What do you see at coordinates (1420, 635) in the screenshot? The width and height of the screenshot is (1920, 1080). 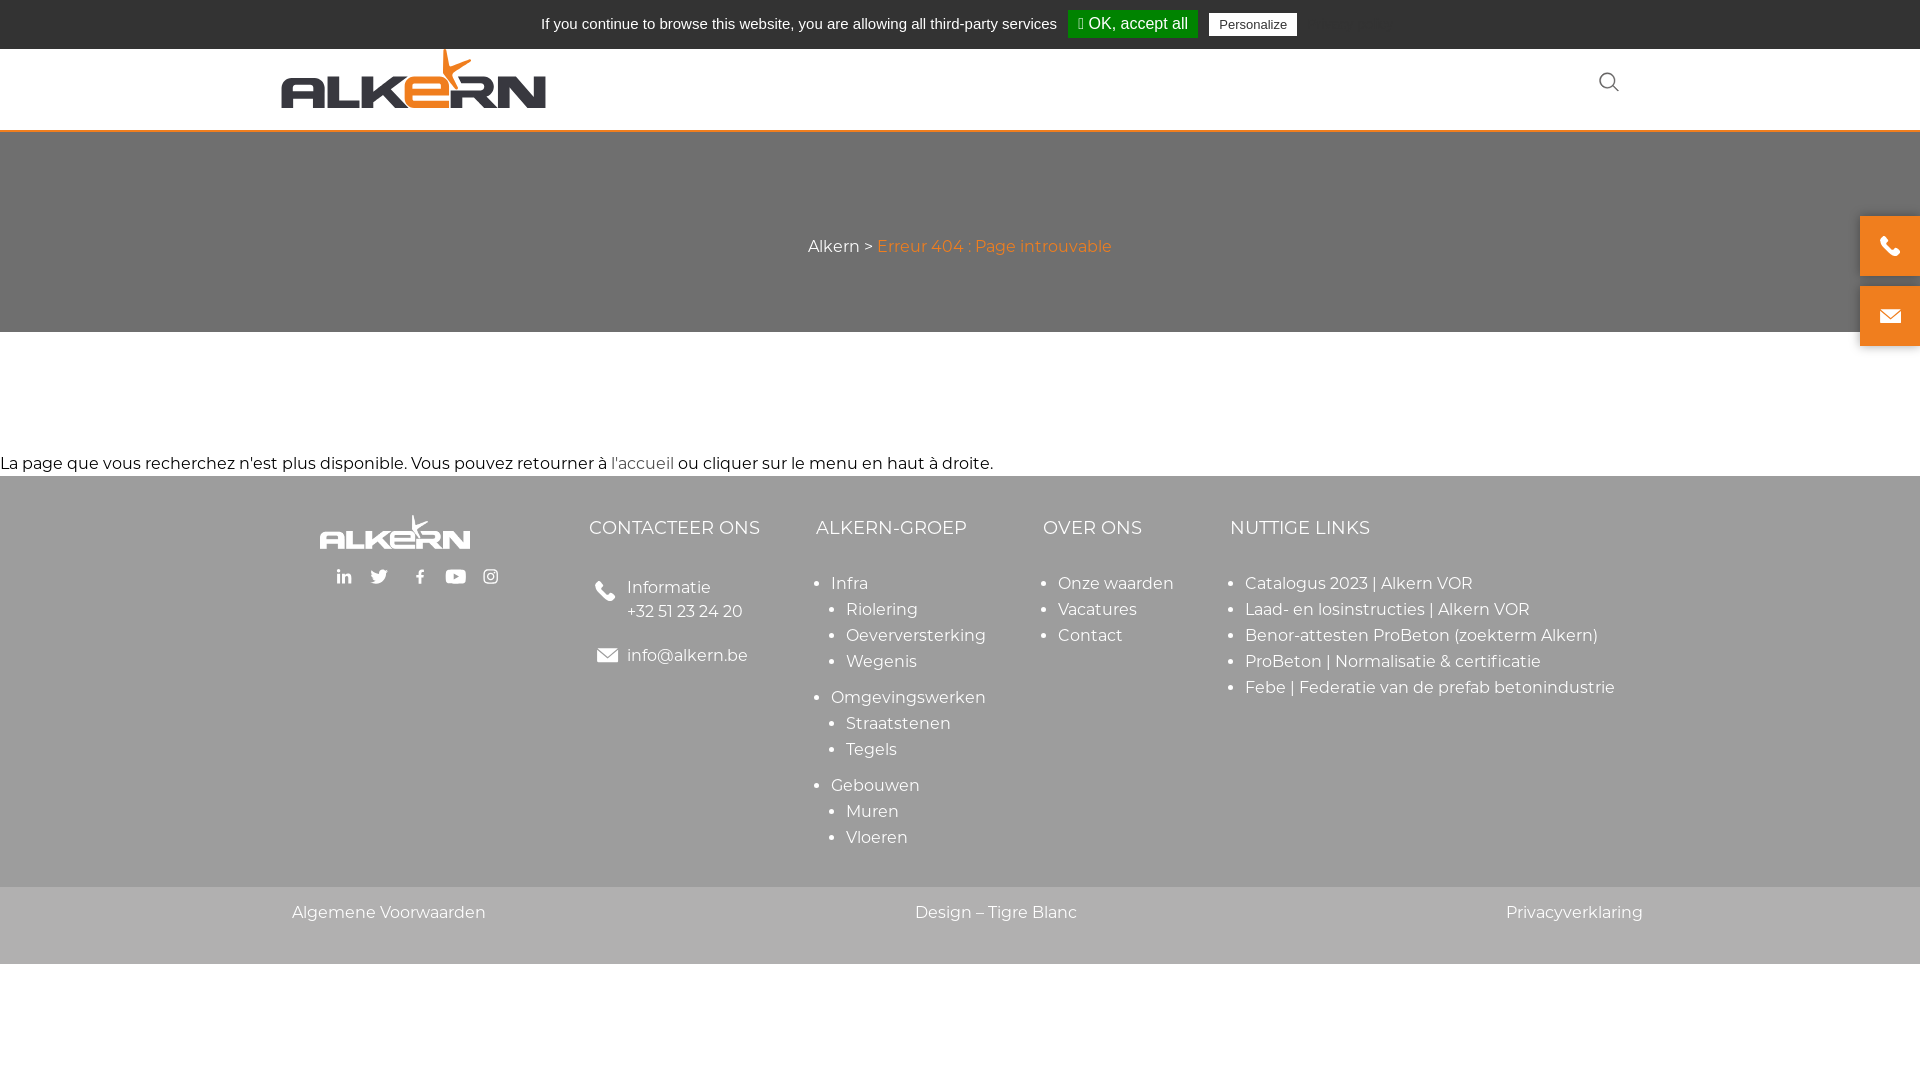 I see `'Benor-attesten ProBeton (zoekterm Alkern)'` at bounding box center [1420, 635].